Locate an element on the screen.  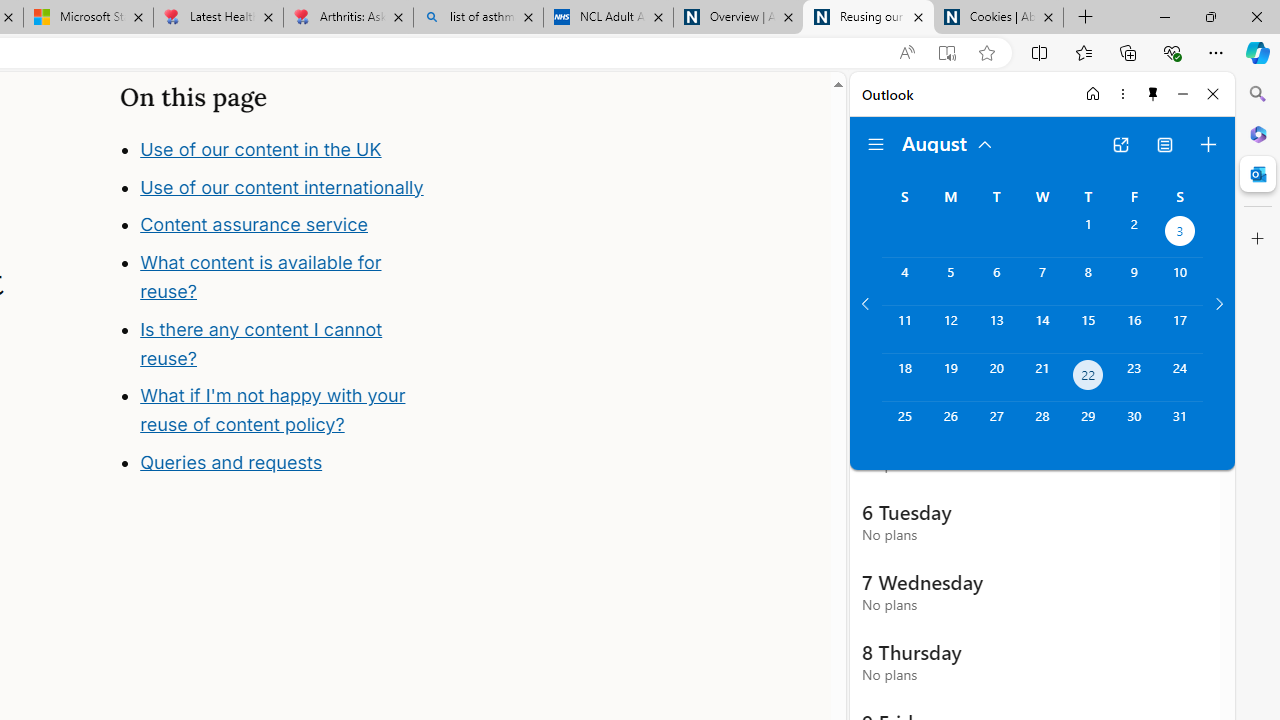
'Cookies | About | NICE' is located at coordinates (999, 17).